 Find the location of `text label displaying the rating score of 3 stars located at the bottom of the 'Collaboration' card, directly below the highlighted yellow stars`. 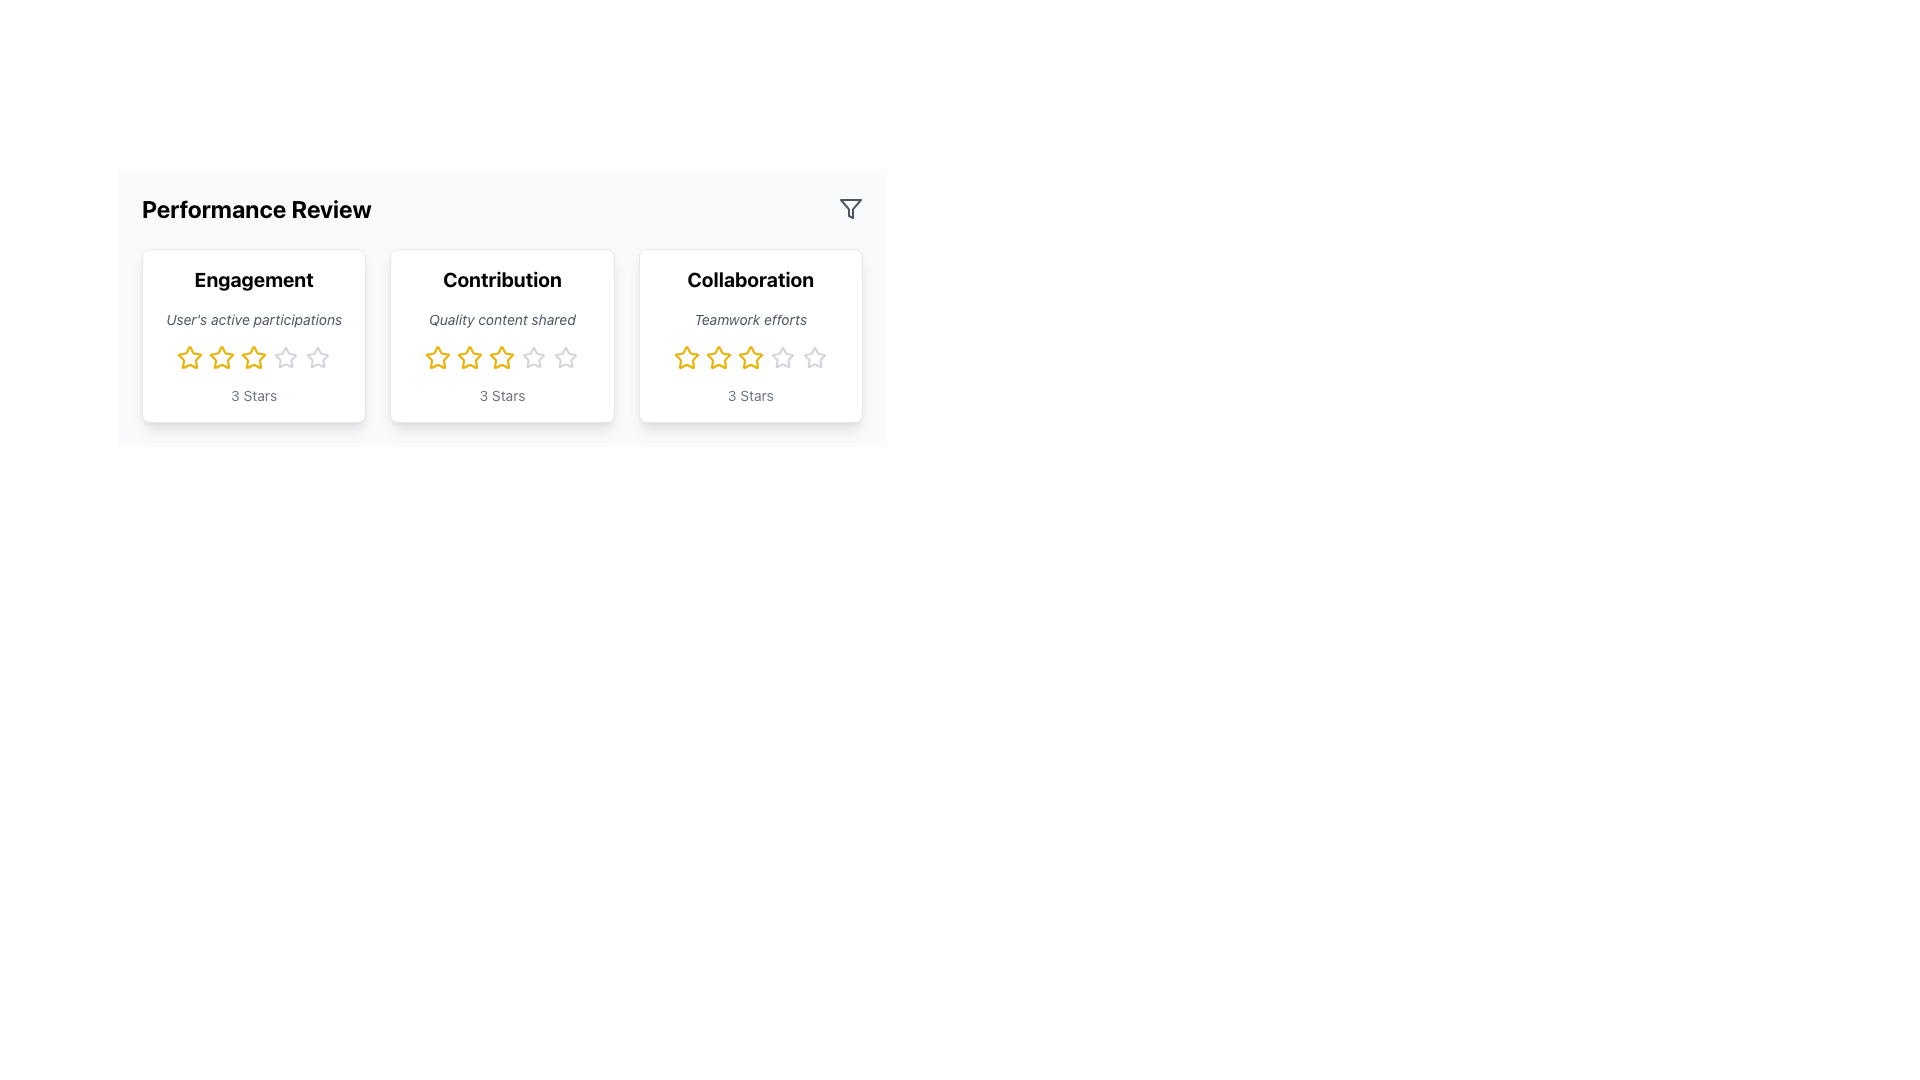

text label displaying the rating score of 3 stars located at the bottom of the 'Collaboration' card, directly below the highlighted yellow stars is located at coordinates (749, 396).